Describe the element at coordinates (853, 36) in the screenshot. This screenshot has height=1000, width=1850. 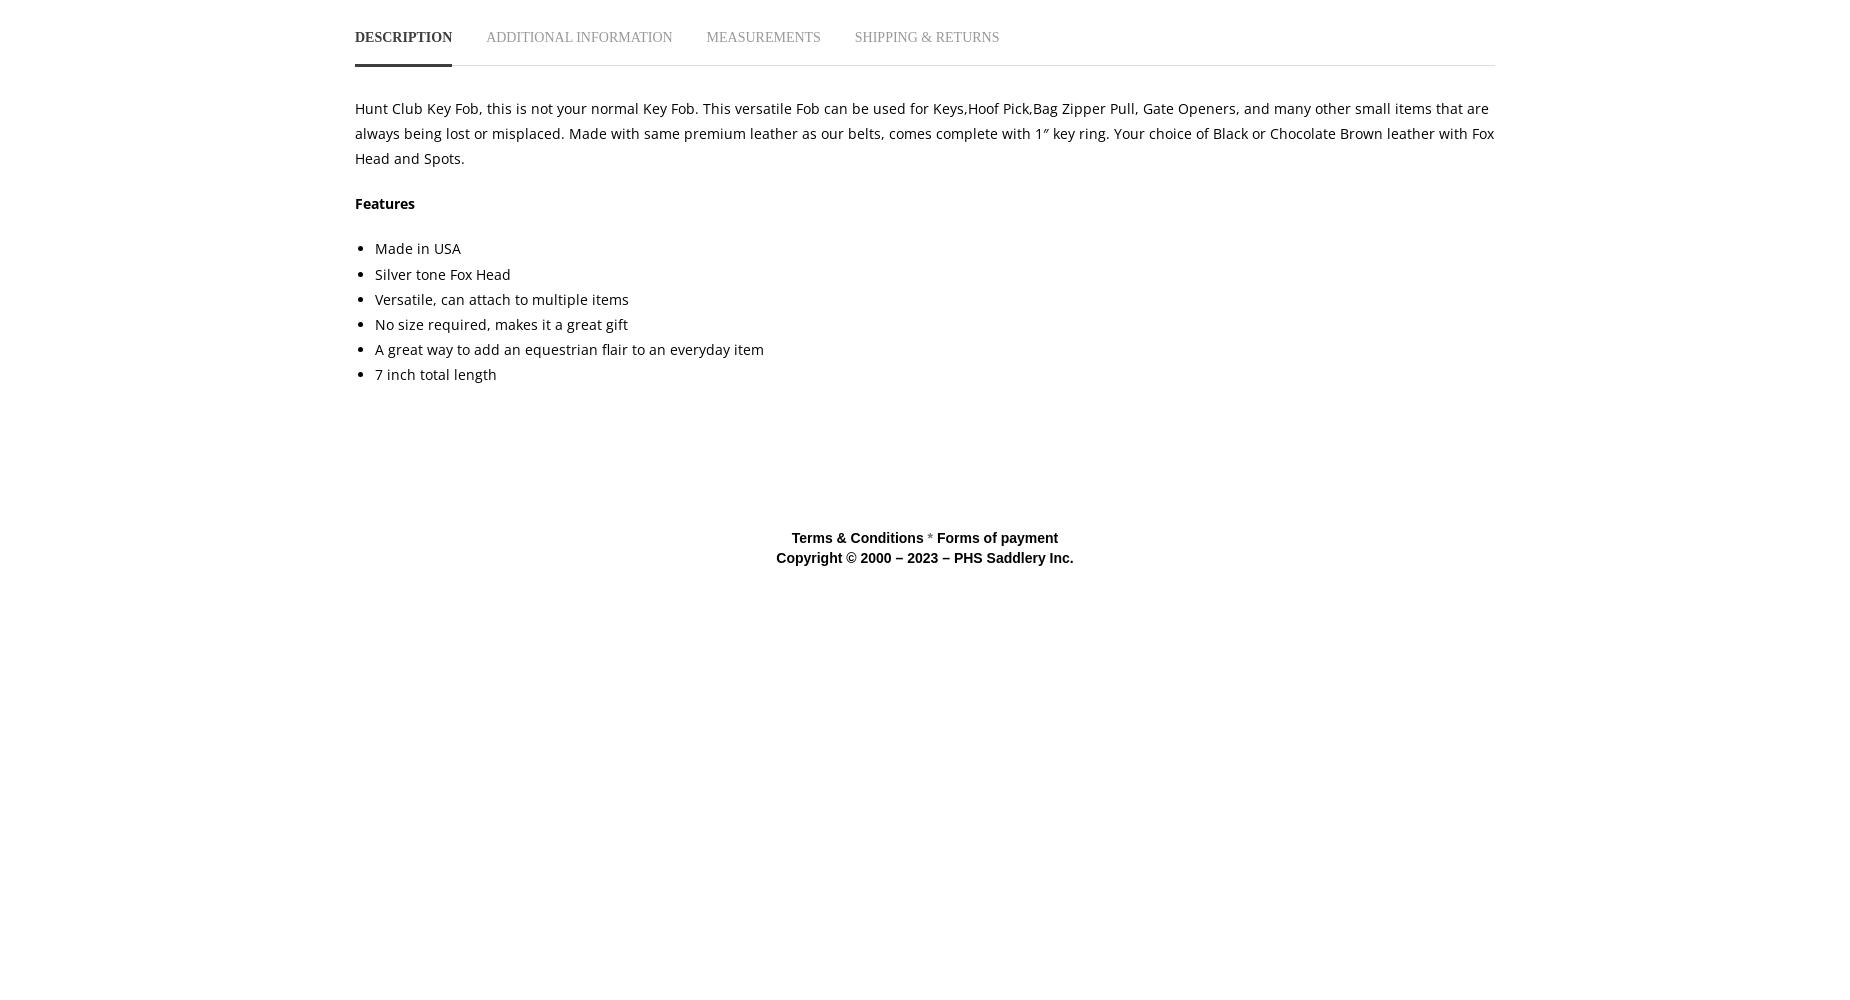
I see `'Shipping & Returns'` at that location.